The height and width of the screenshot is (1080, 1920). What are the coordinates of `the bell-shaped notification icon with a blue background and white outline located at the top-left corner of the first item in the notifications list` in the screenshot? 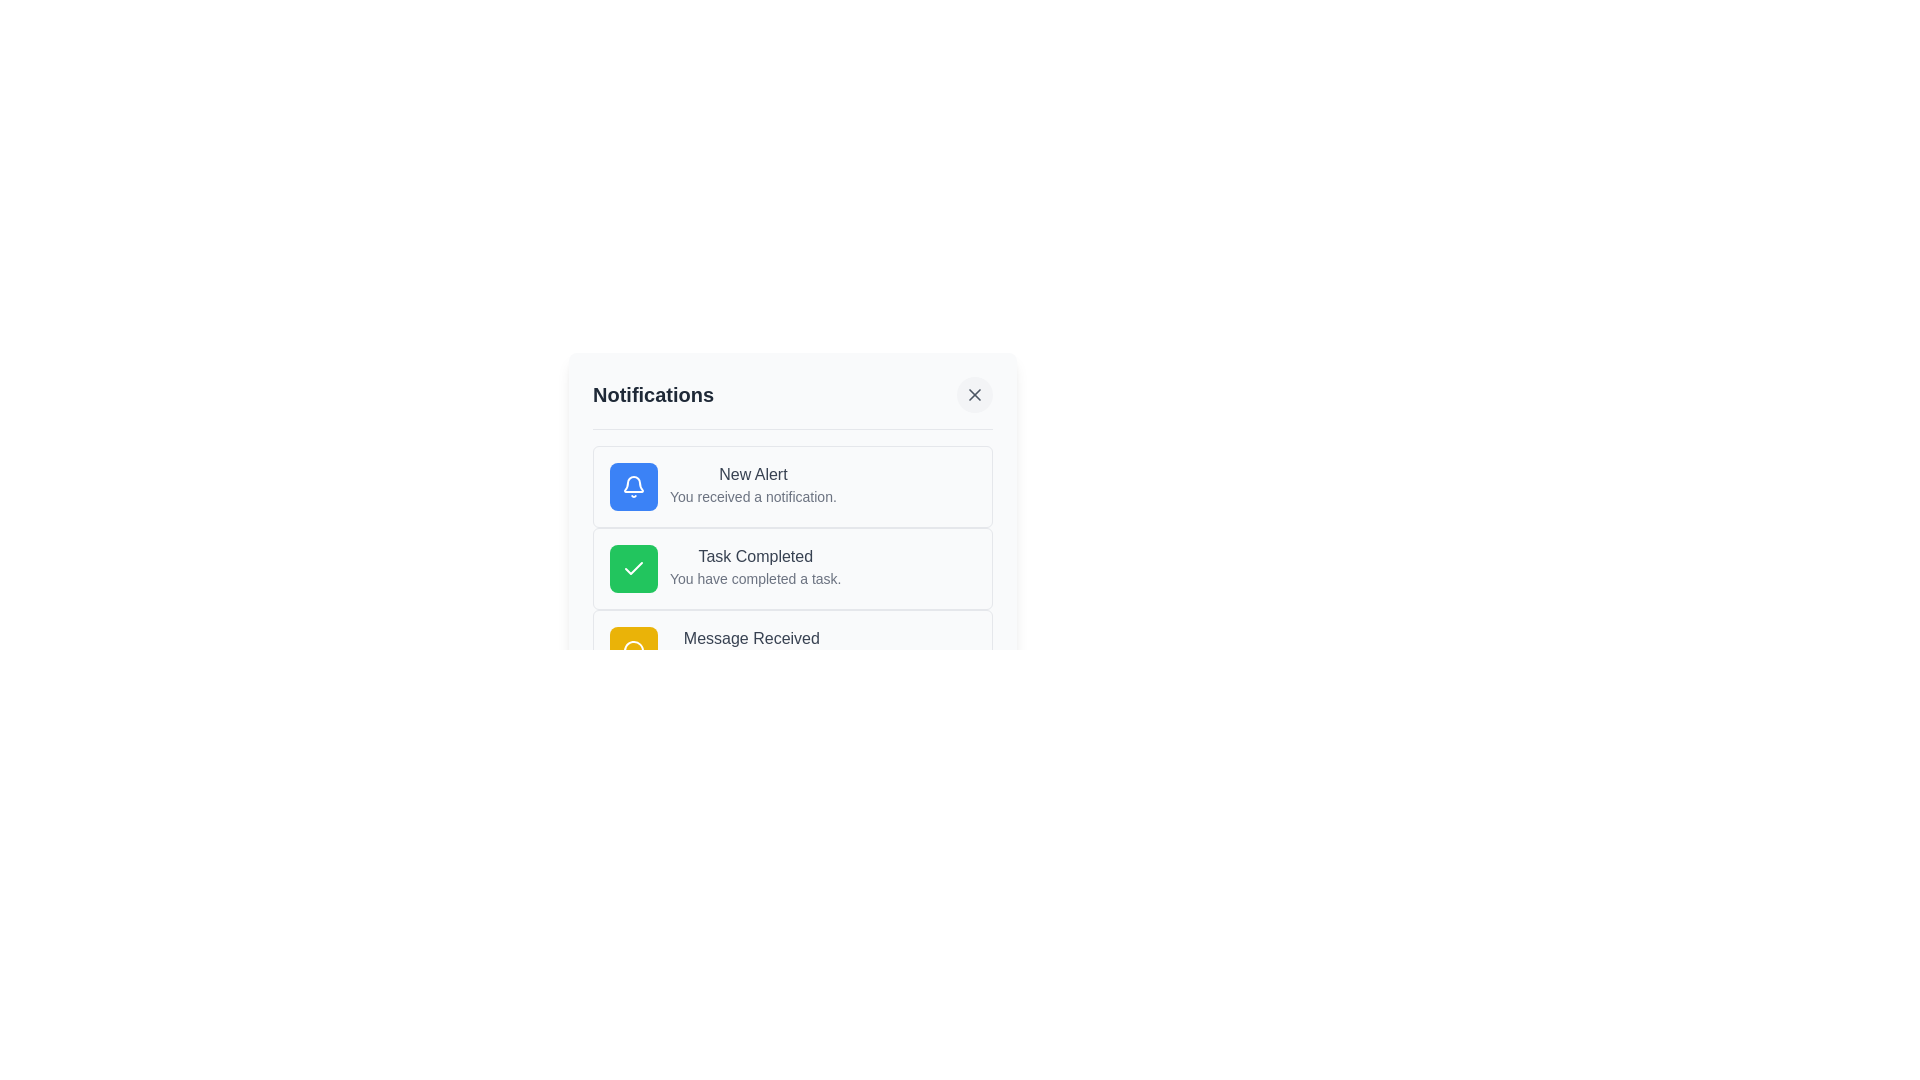 It's located at (632, 486).